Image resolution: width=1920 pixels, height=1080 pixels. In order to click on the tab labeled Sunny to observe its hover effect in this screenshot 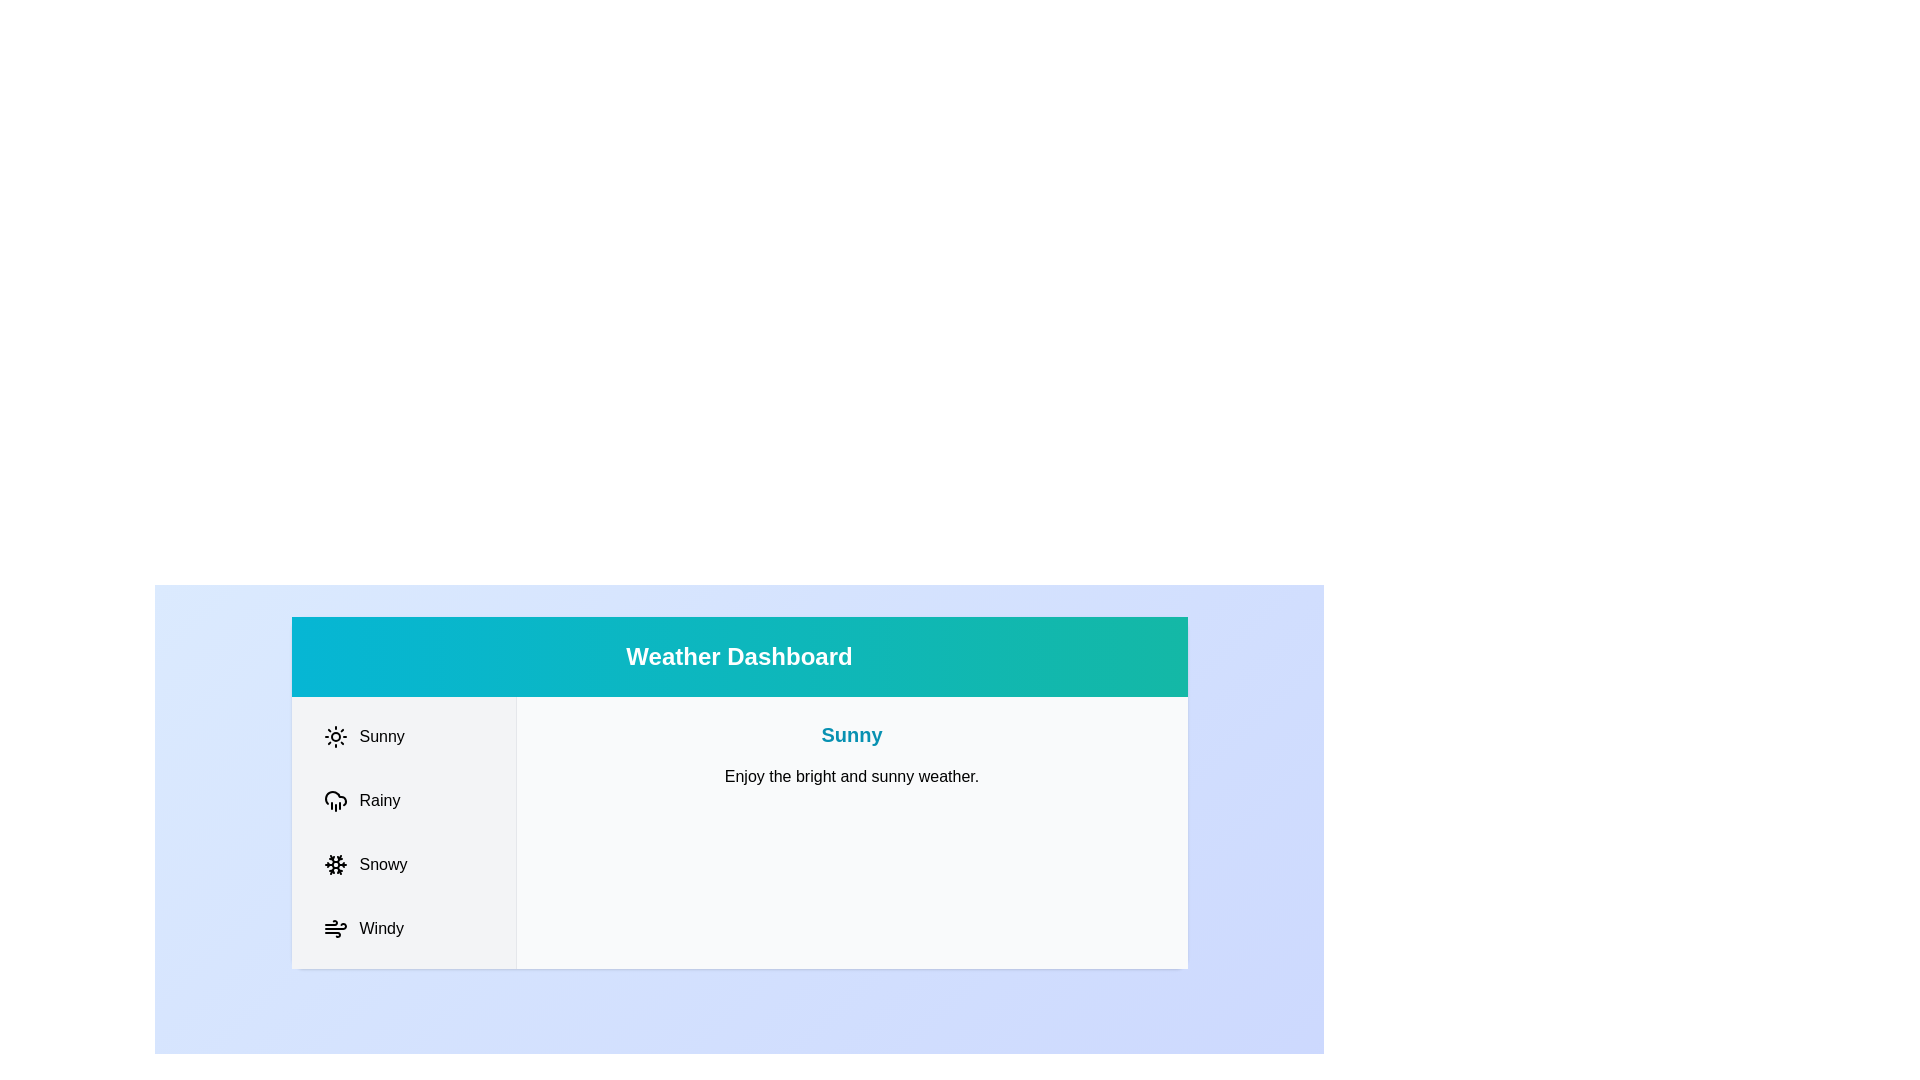, I will do `click(402, 736)`.